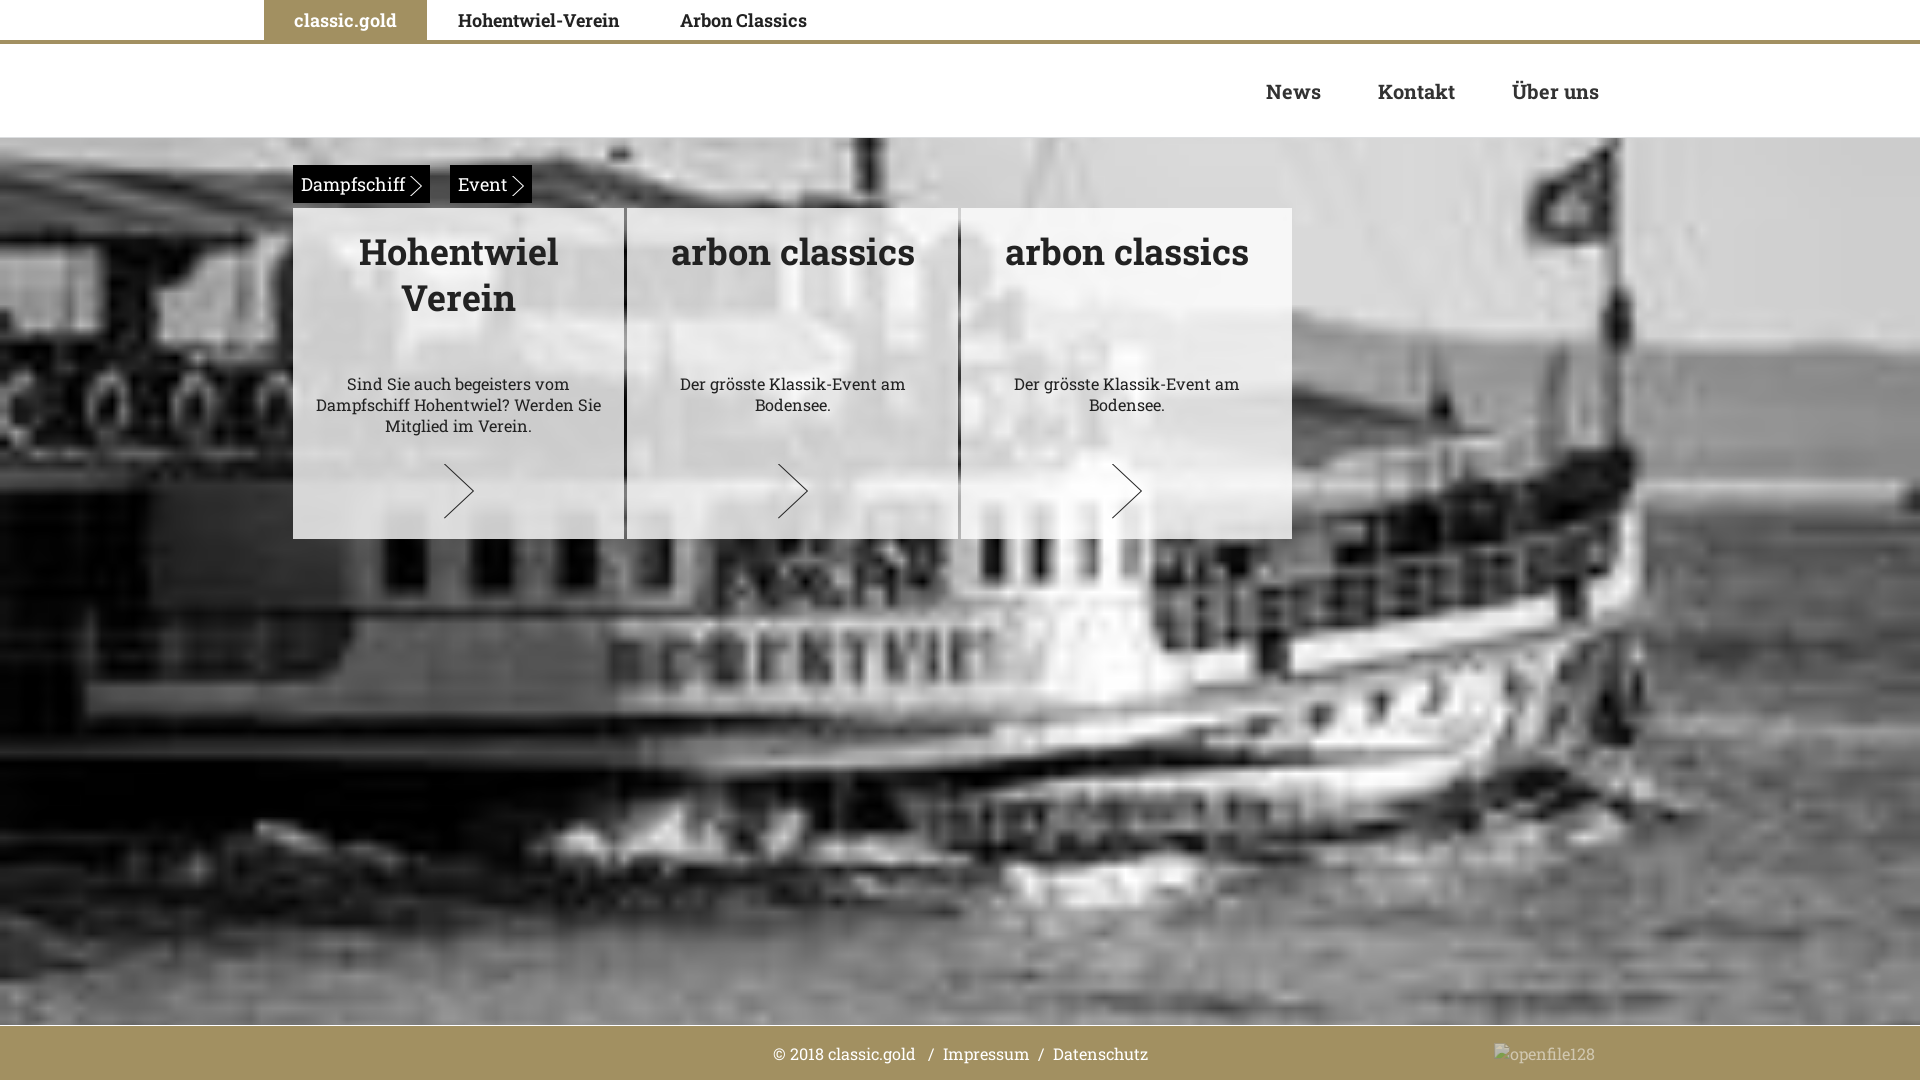 This screenshot has height=1080, width=1920. What do you see at coordinates (940, 1051) in the screenshot?
I see `'Impressum'` at bounding box center [940, 1051].